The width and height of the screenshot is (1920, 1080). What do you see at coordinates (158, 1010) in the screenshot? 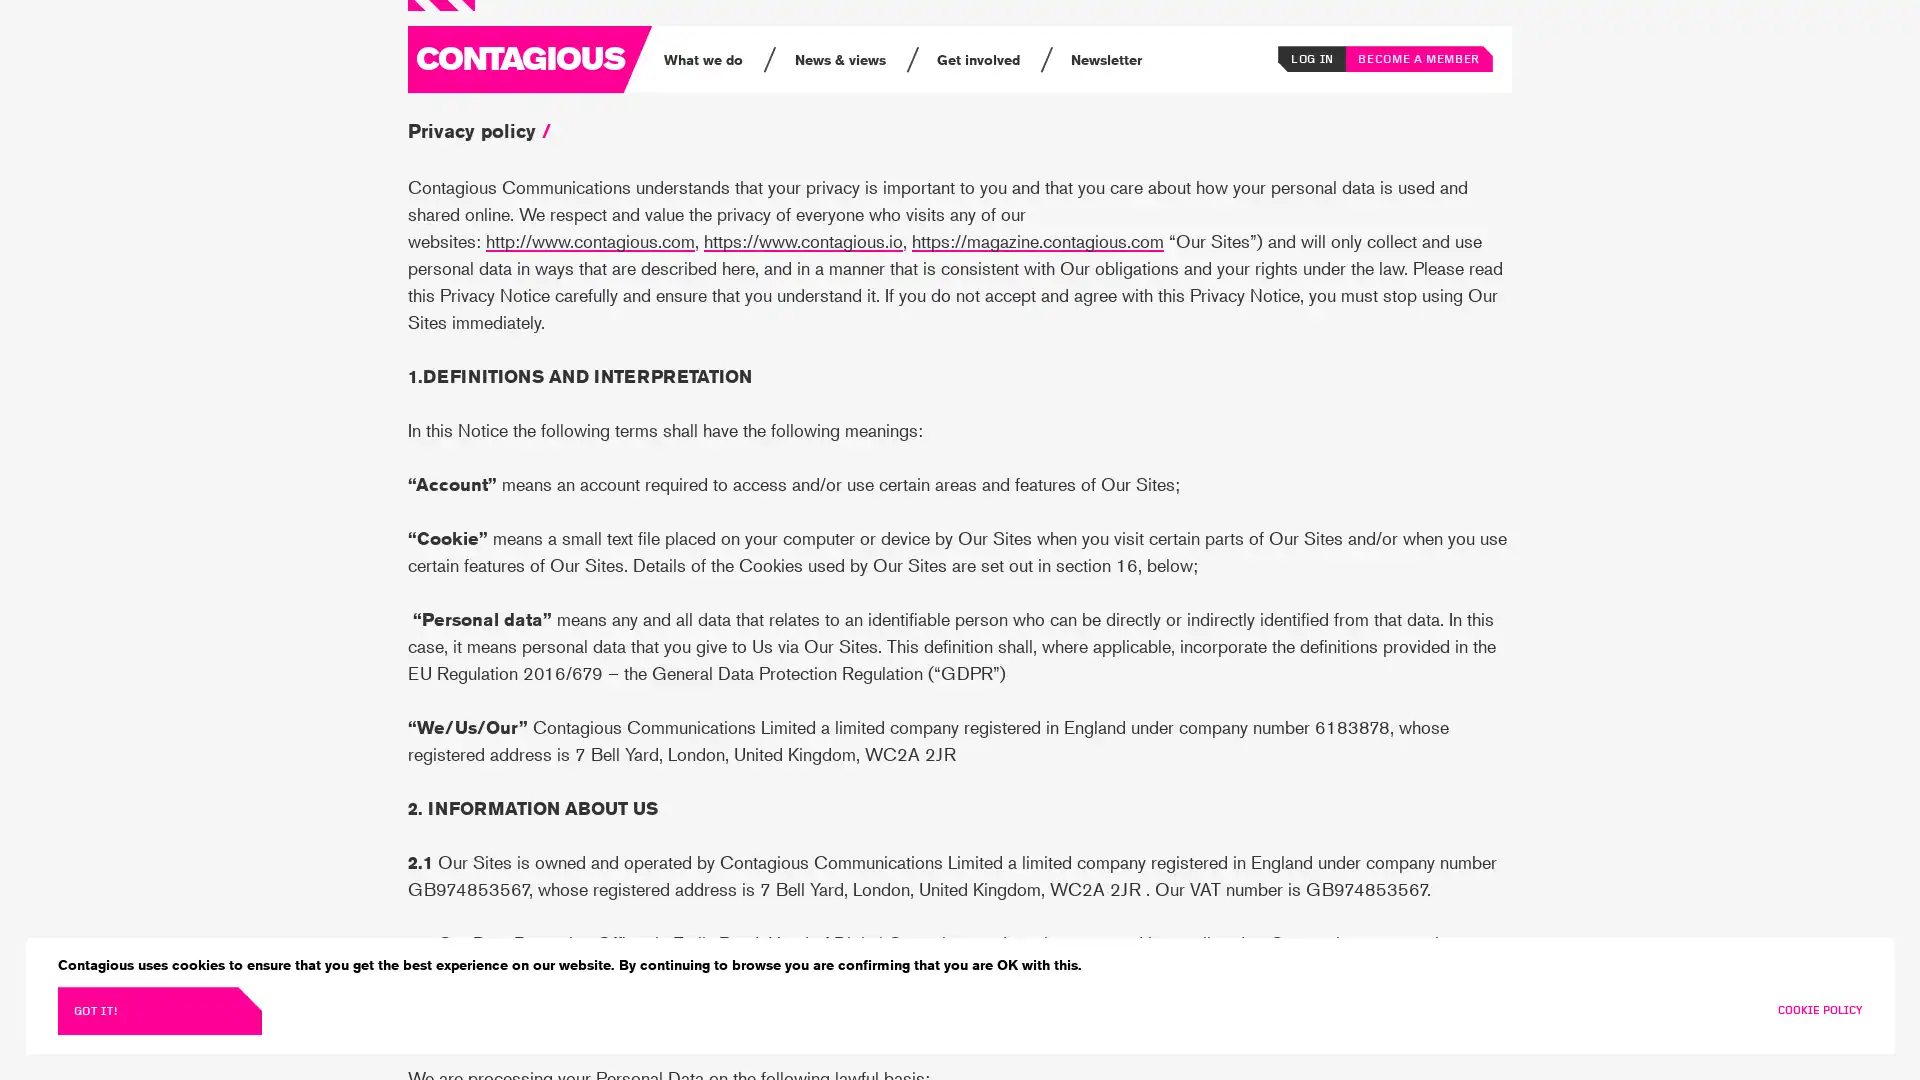
I see `GOT IT!` at bounding box center [158, 1010].